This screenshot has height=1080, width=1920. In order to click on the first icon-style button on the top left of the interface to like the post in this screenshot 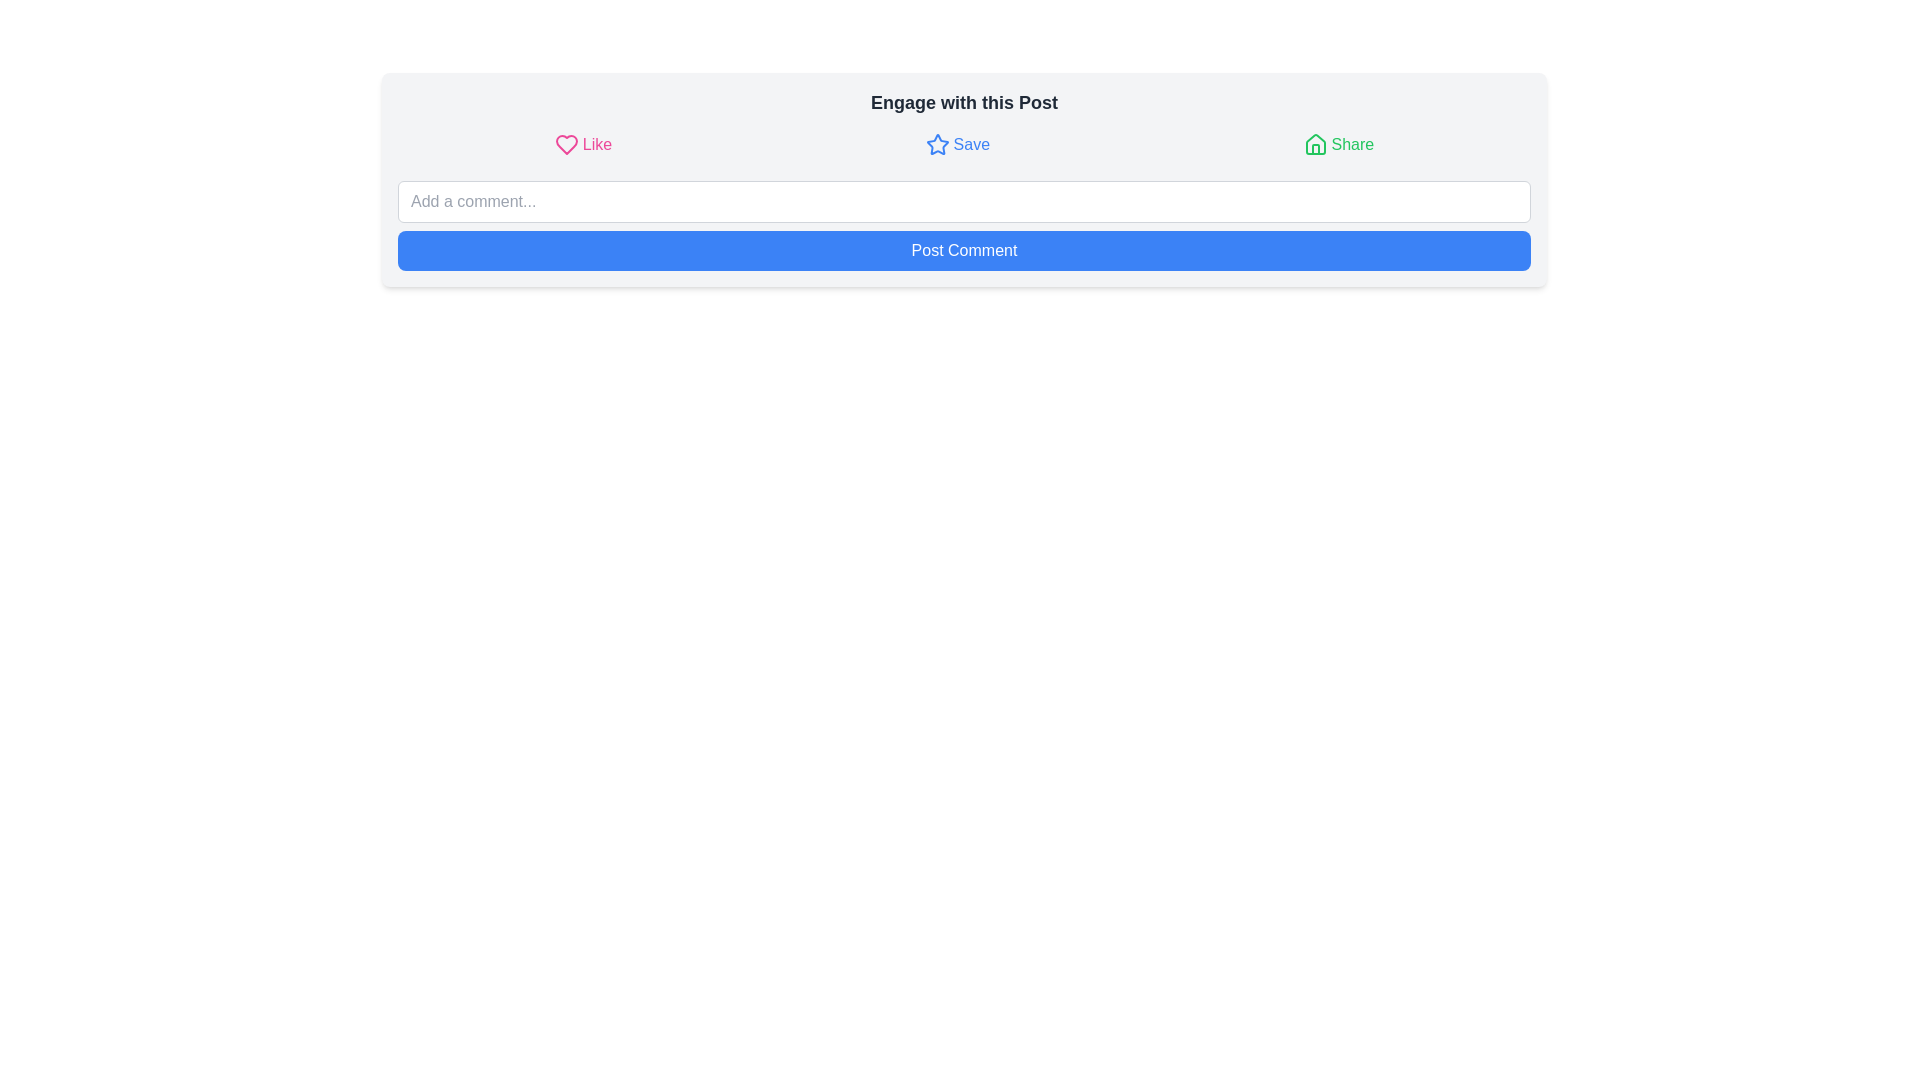, I will do `click(565, 144)`.